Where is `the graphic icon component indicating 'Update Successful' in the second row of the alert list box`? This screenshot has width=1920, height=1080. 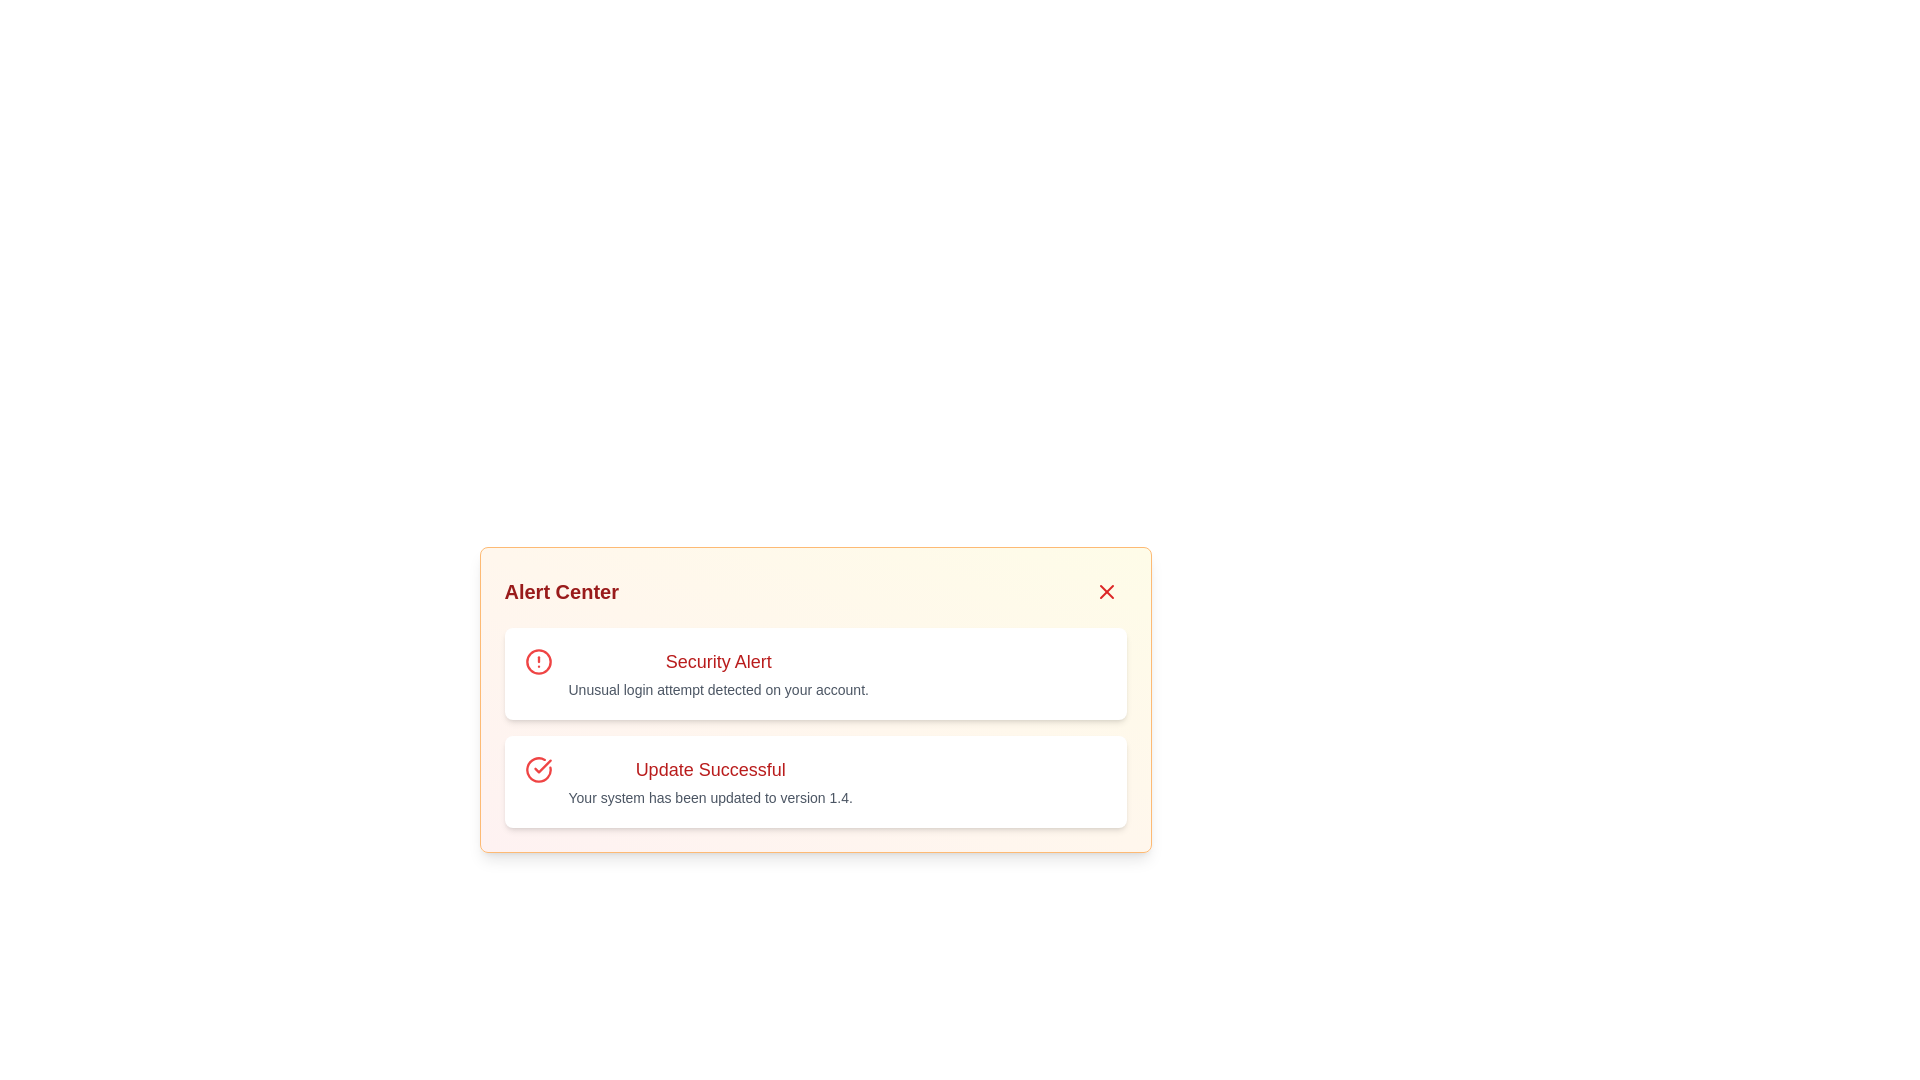 the graphic icon component indicating 'Update Successful' in the second row of the alert list box is located at coordinates (538, 769).